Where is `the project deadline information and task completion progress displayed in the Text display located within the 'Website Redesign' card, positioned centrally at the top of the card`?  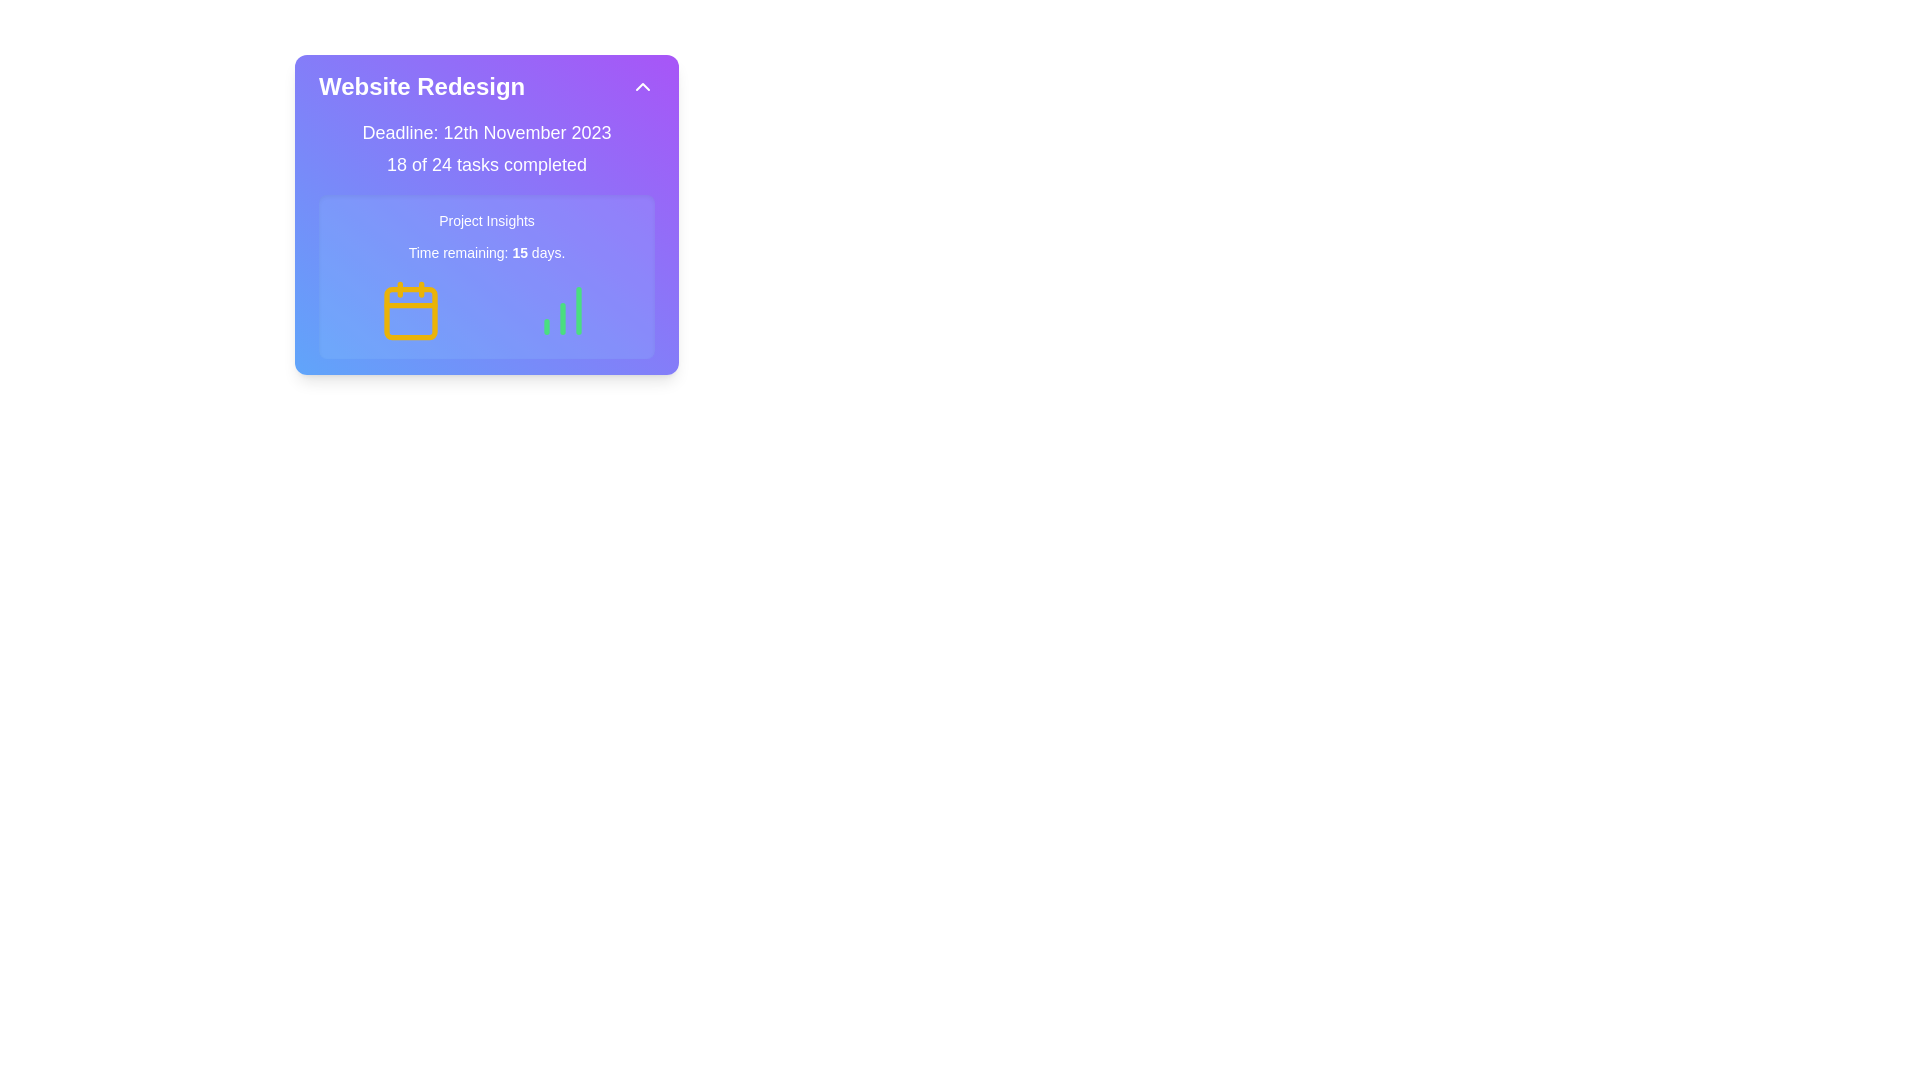 the project deadline information and task completion progress displayed in the Text display located within the 'Website Redesign' card, positioned centrally at the top of the card is located at coordinates (486, 148).